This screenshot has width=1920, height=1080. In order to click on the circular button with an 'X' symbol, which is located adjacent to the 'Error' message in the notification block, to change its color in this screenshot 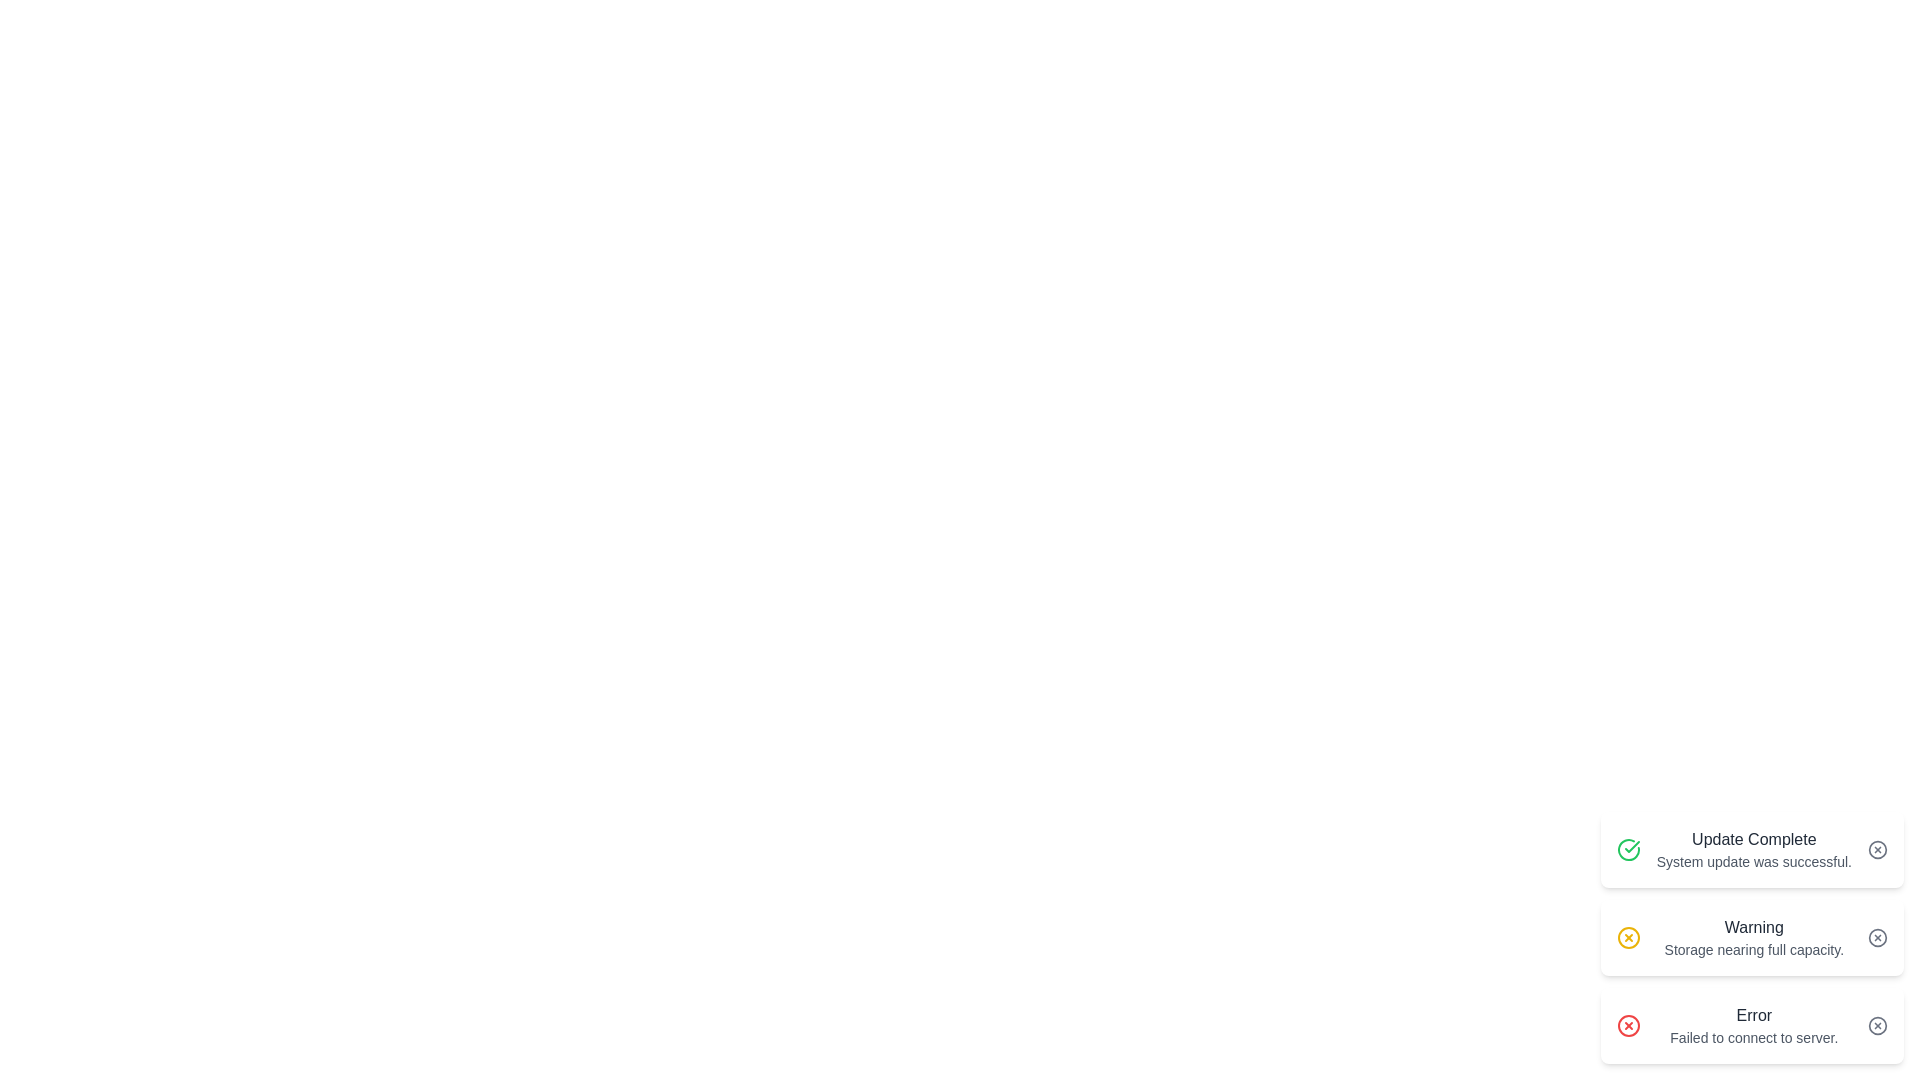, I will do `click(1876, 1026)`.